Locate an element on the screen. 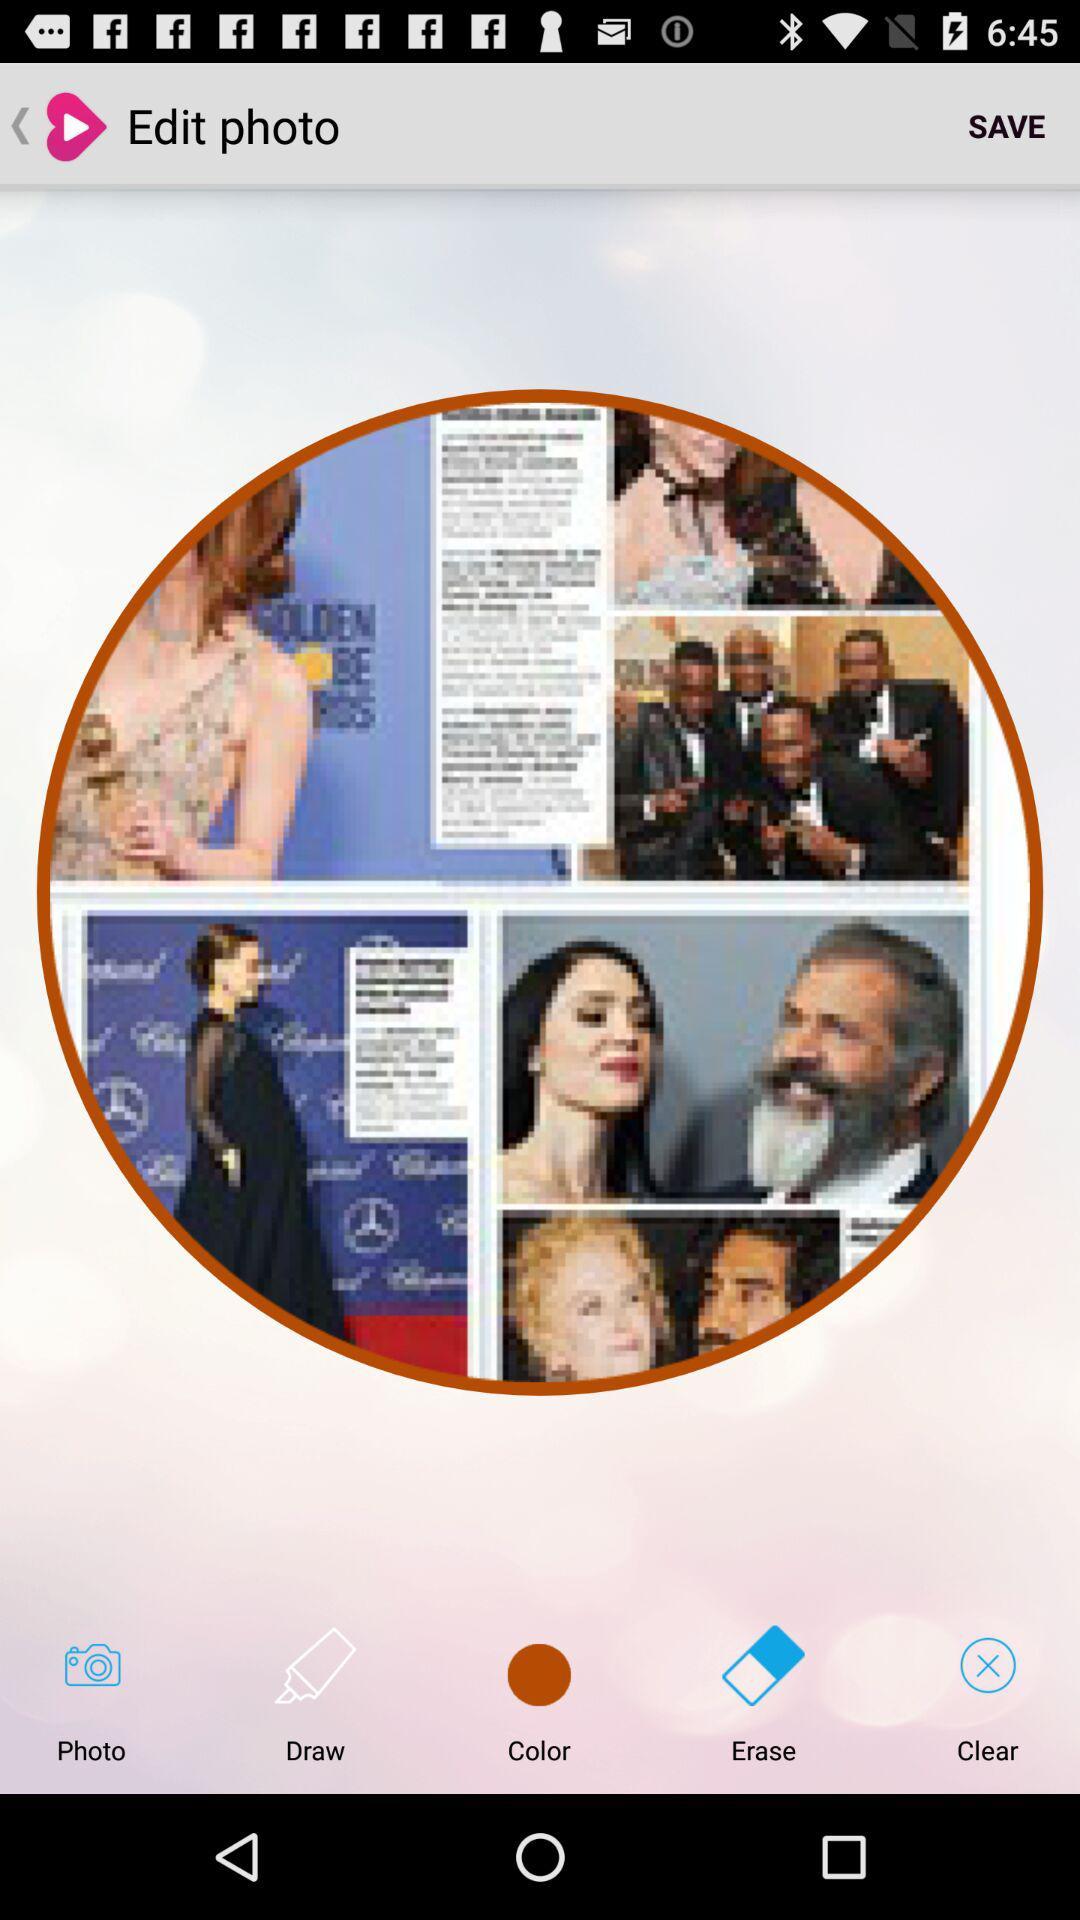 The image size is (1080, 1920). the item to the left of the erase button is located at coordinates (538, 1694).